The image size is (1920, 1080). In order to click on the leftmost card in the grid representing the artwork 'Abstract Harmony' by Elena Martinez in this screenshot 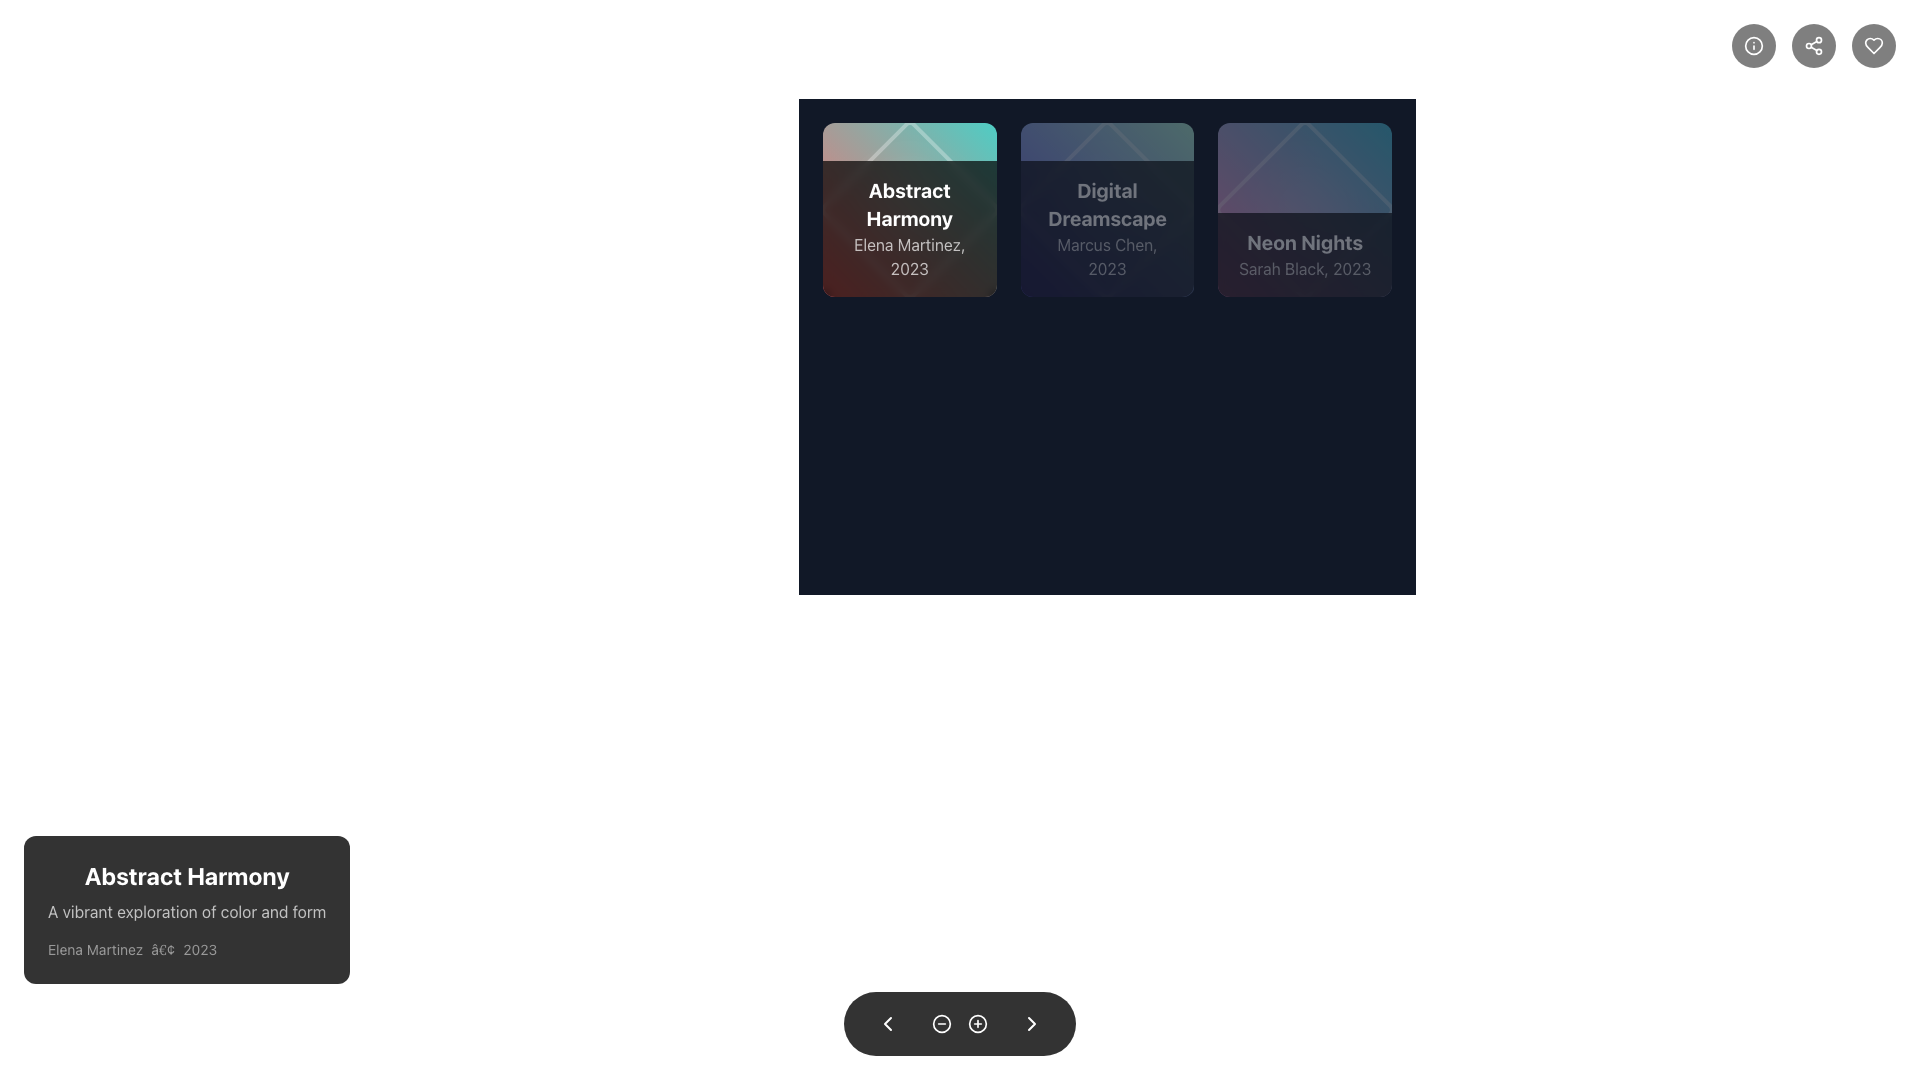, I will do `click(908, 209)`.